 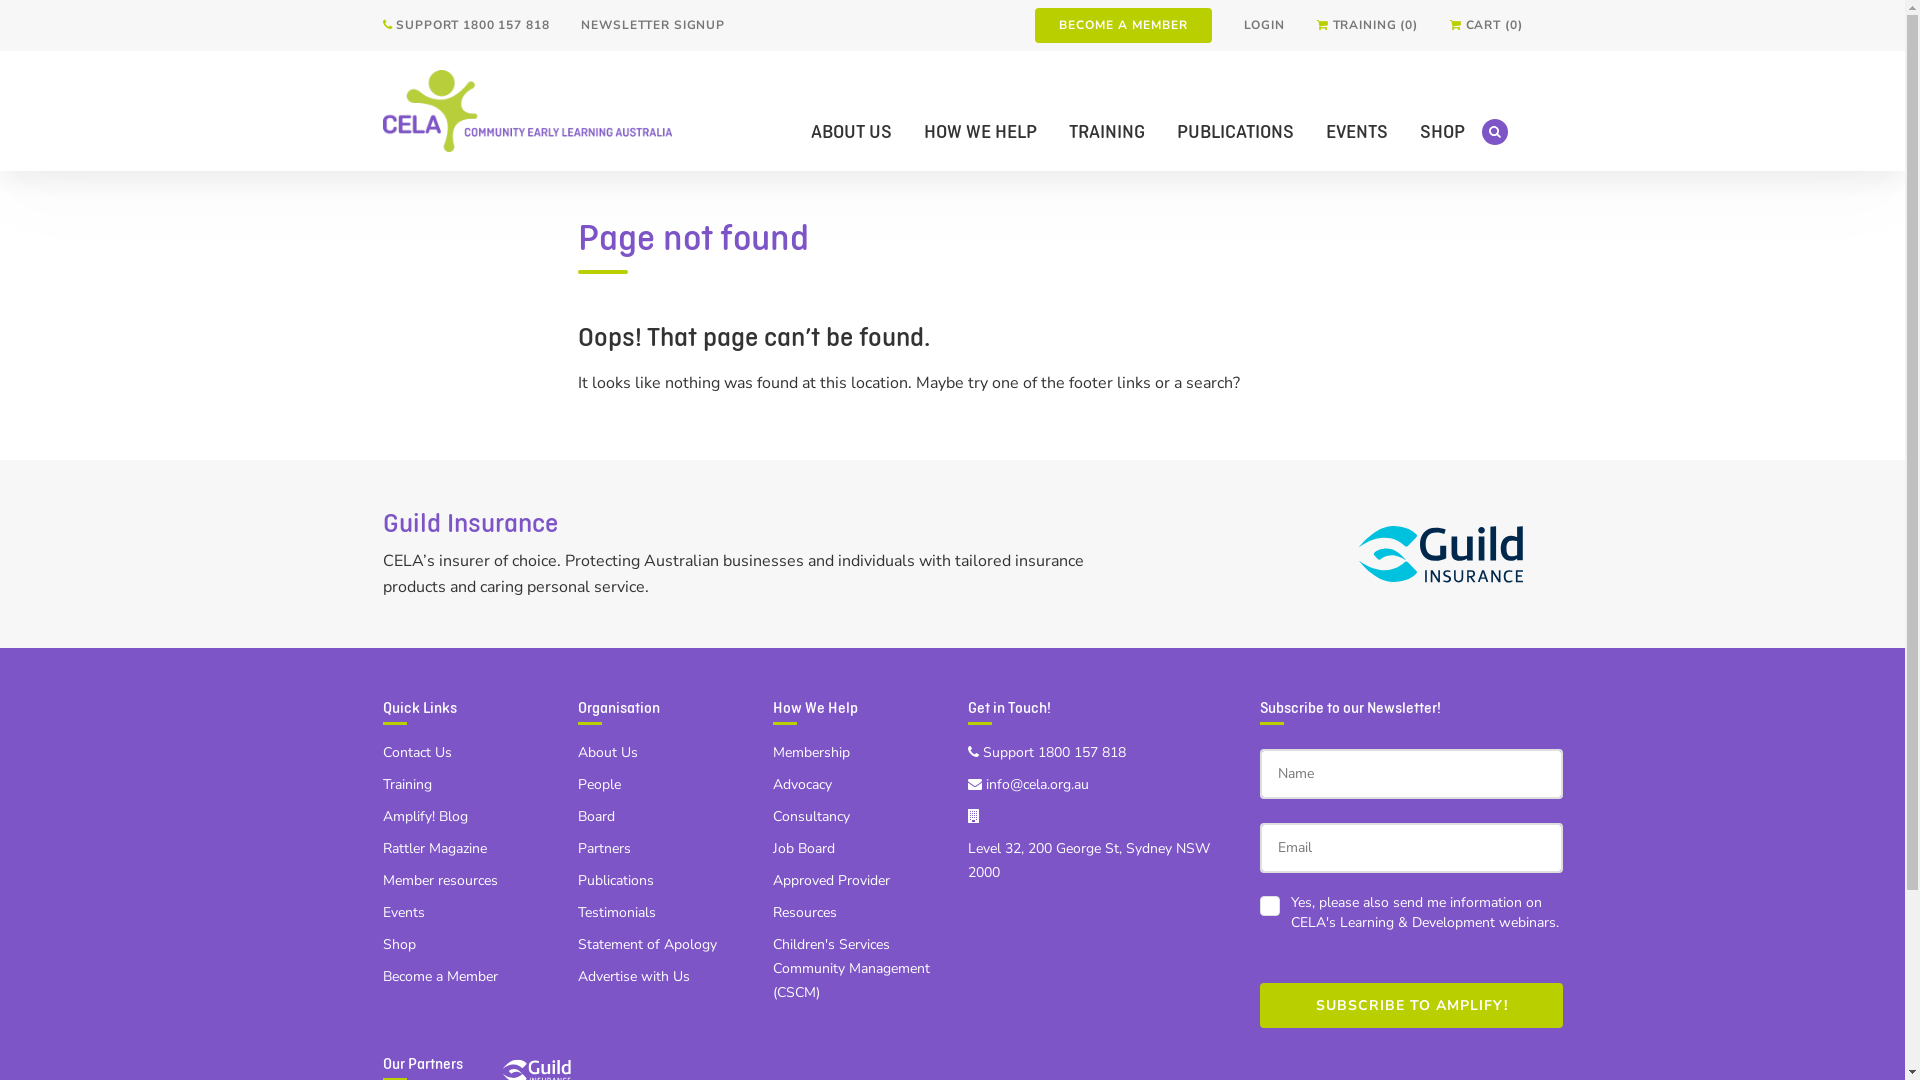 What do you see at coordinates (607, 752) in the screenshot?
I see `'About Us'` at bounding box center [607, 752].